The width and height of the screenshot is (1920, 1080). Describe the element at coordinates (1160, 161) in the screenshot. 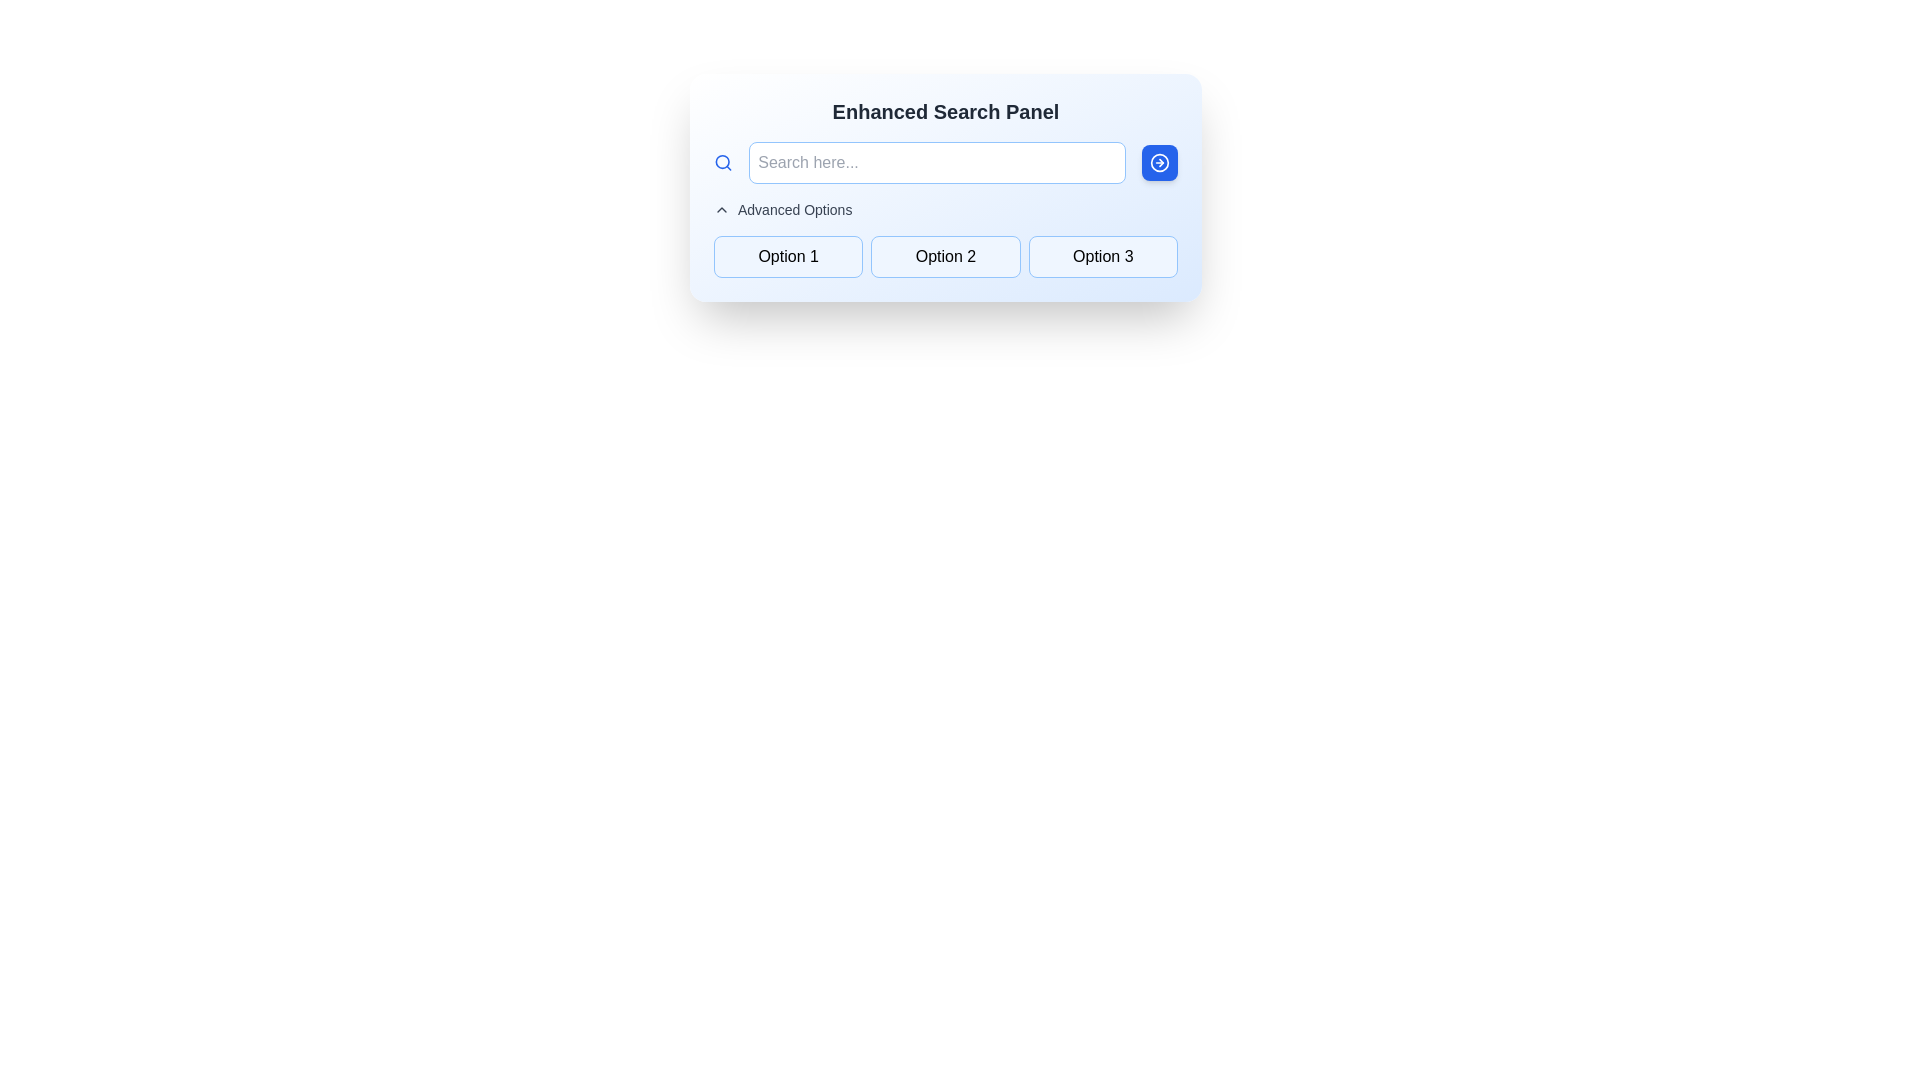

I see `the circular arrow icon located at the upper-right corner of the search interface` at that location.